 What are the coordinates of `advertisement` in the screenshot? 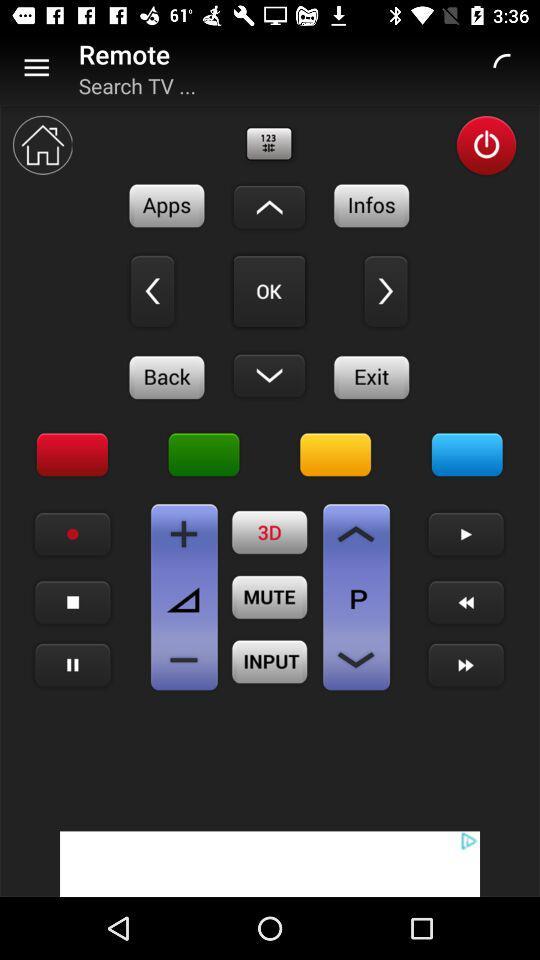 It's located at (270, 863).